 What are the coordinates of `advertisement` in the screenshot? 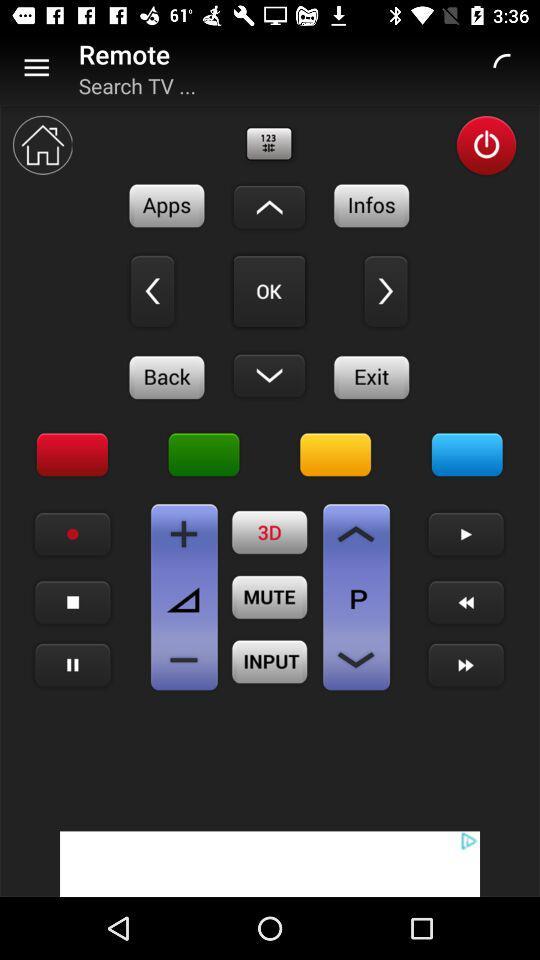 It's located at (270, 863).